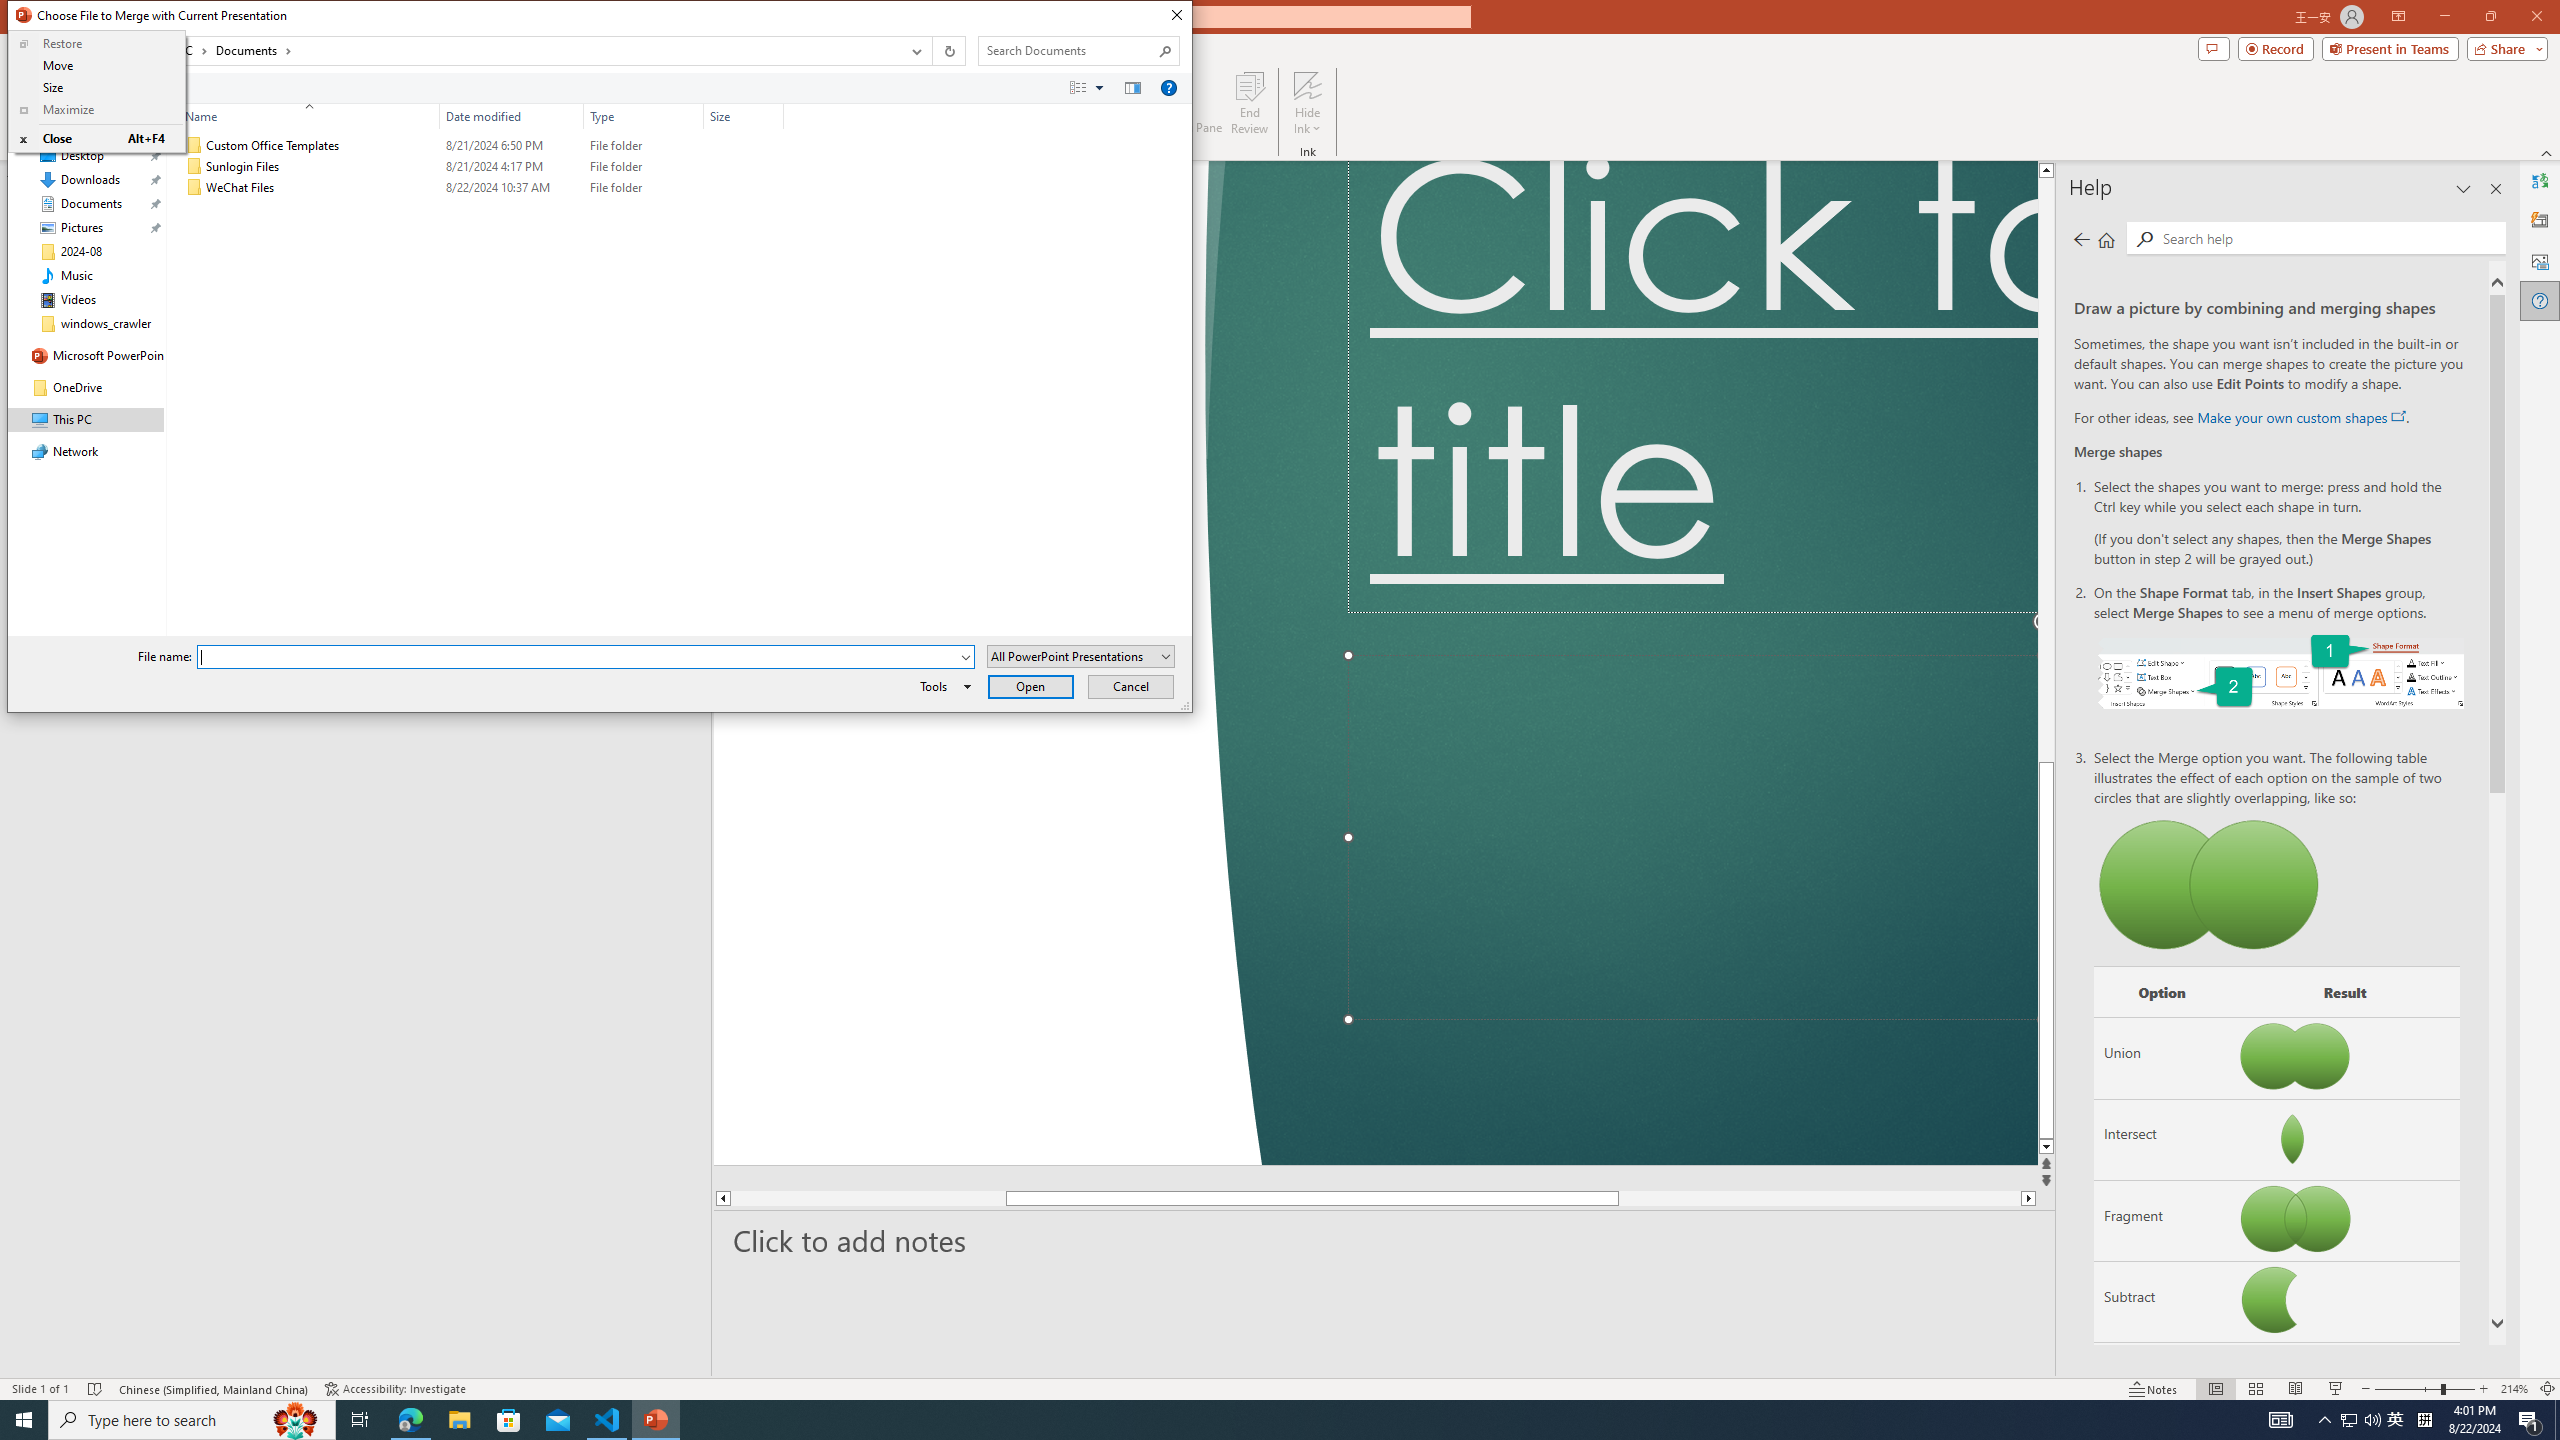  I want to click on 'Refresh "Documents" (F5)', so click(947, 50).